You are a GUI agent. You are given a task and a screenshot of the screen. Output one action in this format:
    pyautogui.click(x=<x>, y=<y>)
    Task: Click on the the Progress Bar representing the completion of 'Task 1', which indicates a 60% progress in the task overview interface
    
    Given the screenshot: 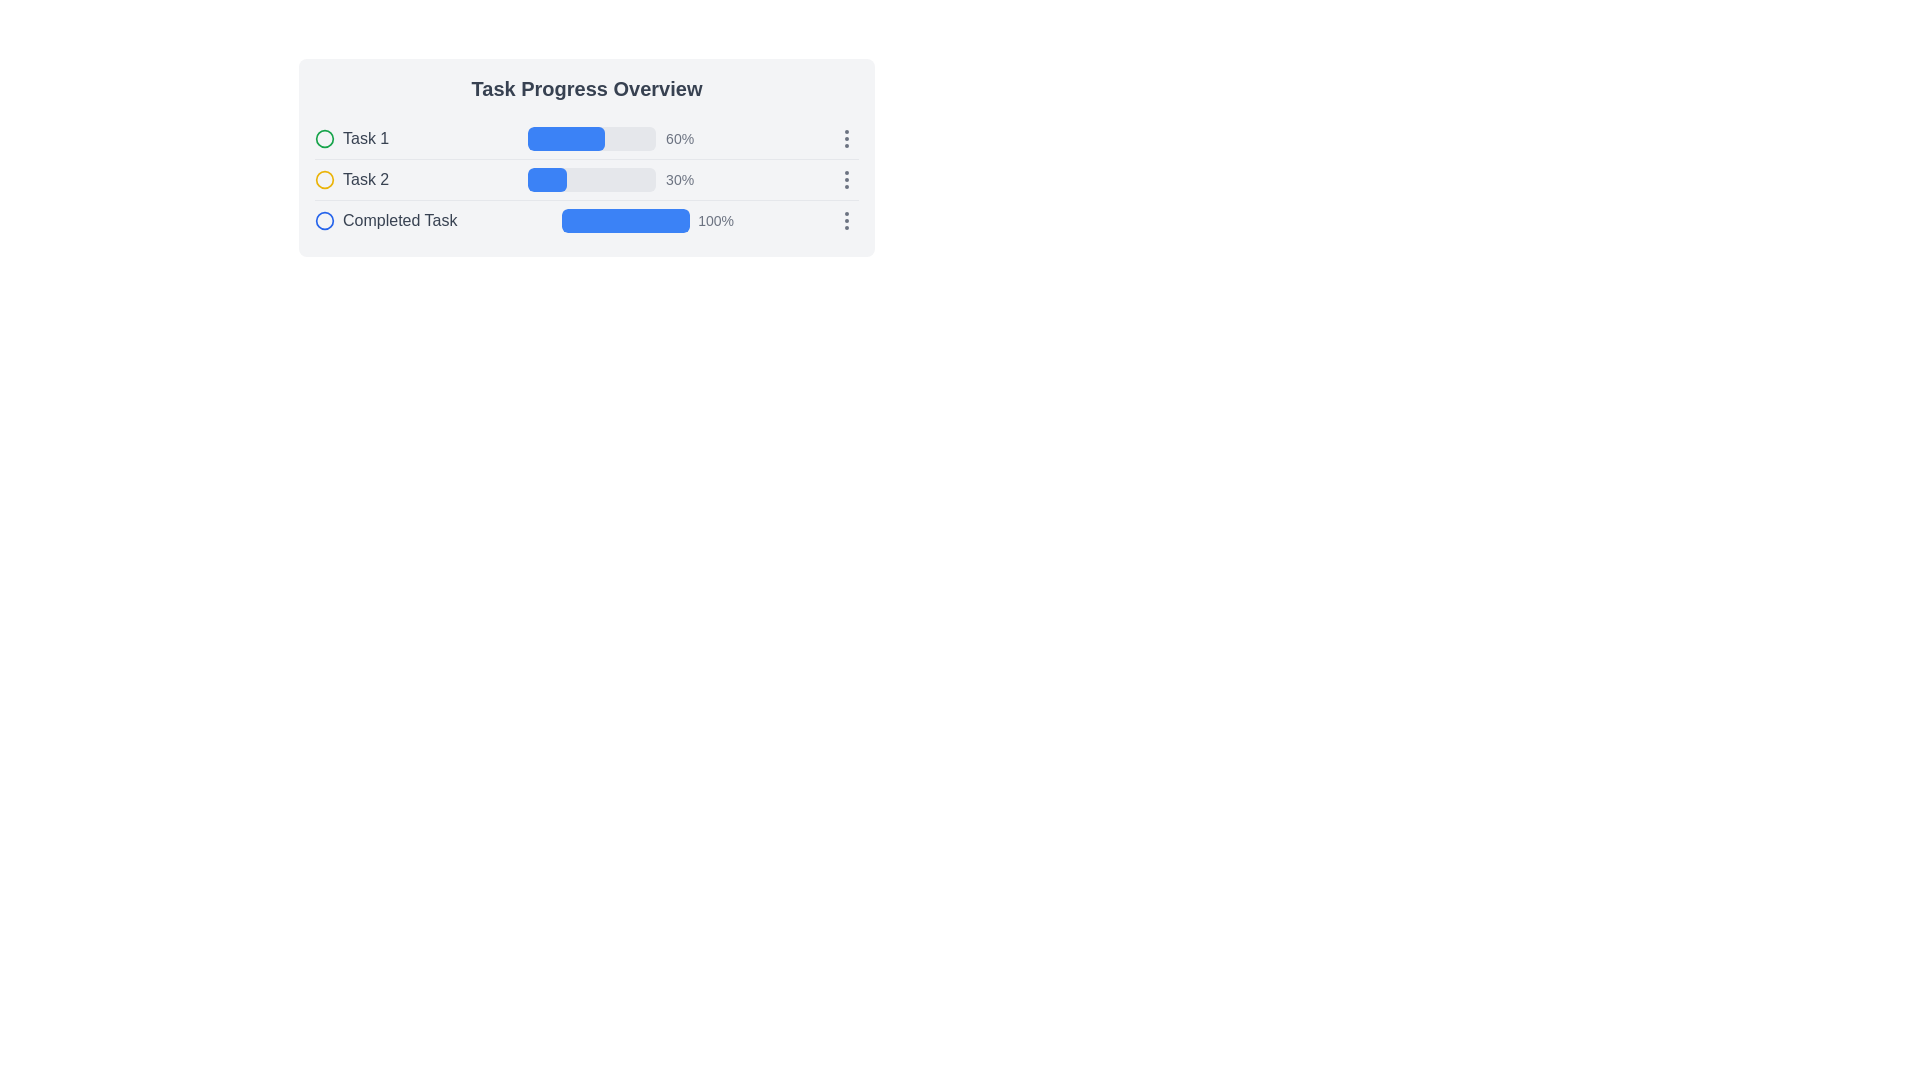 What is the action you would take?
    pyautogui.click(x=591, y=137)
    